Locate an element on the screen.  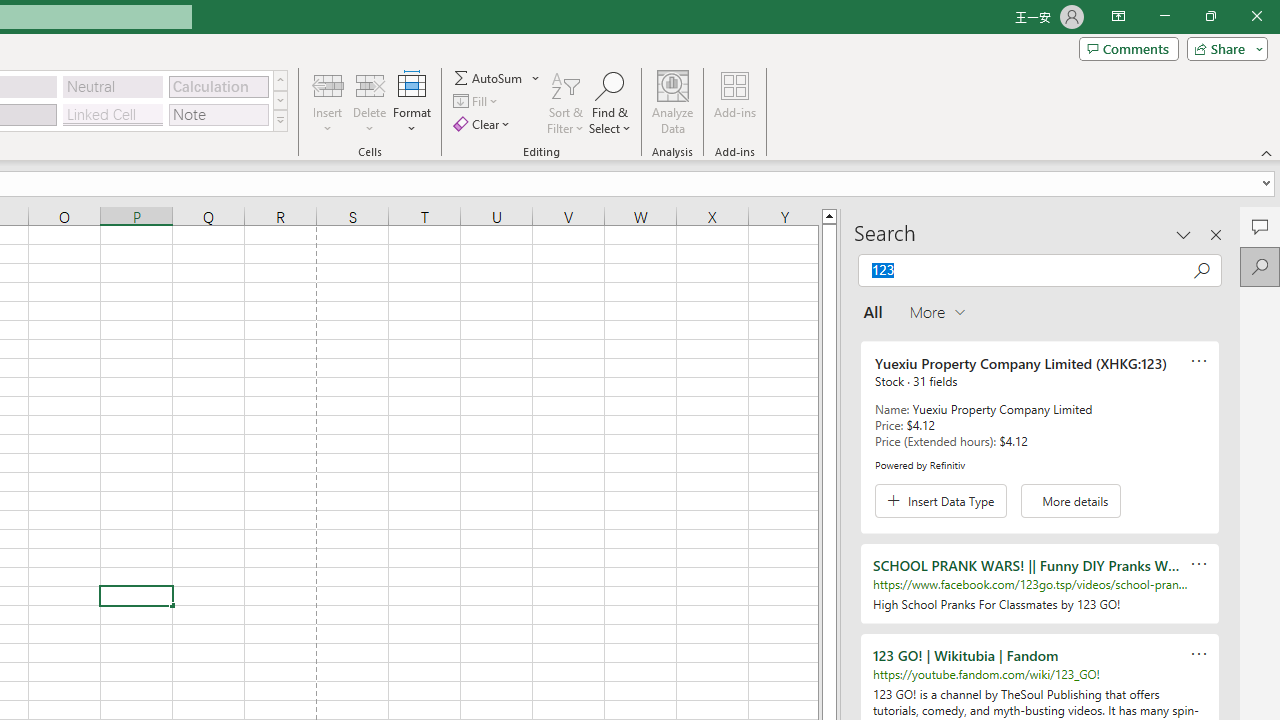
'Delete' is located at coordinates (369, 103).